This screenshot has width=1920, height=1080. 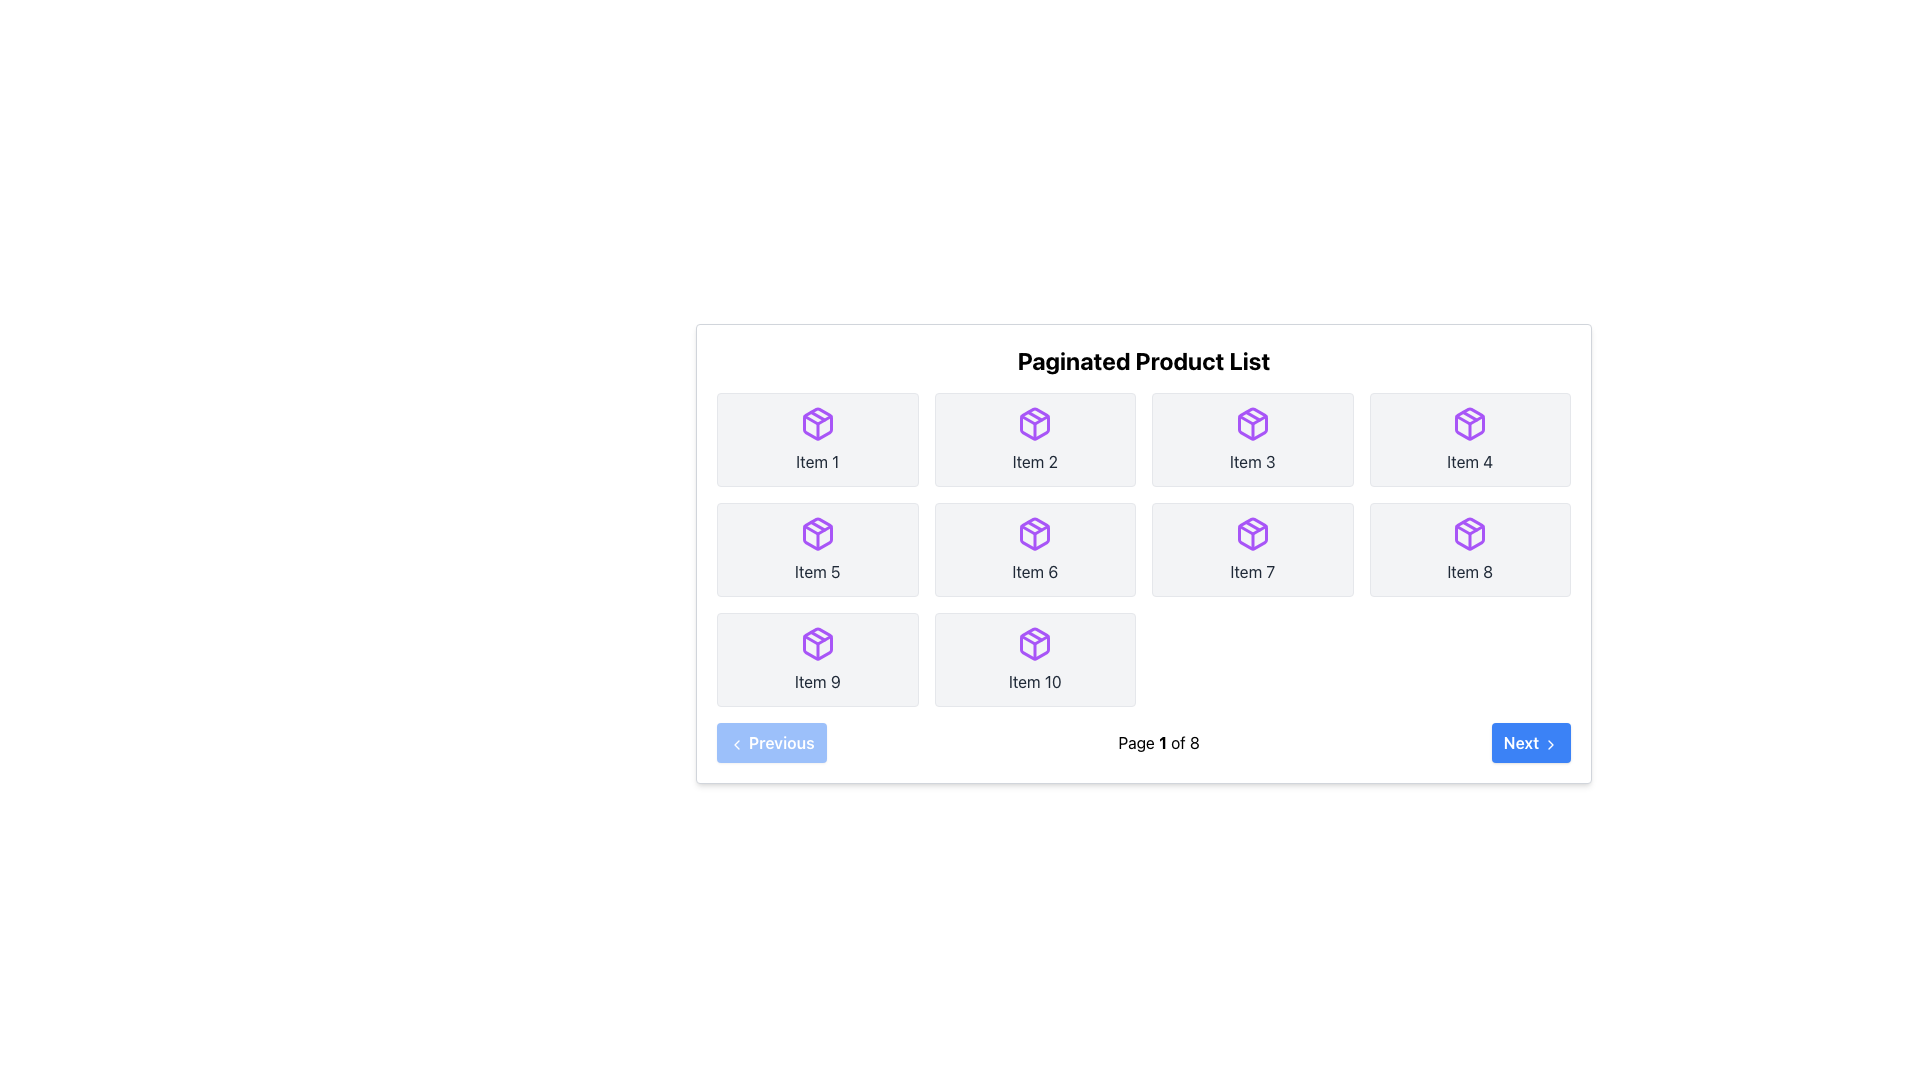 What do you see at coordinates (817, 644) in the screenshot?
I see `the icon representing 'Item 9' located in the third row, first column of the grid` at bounding box center [817, 644].